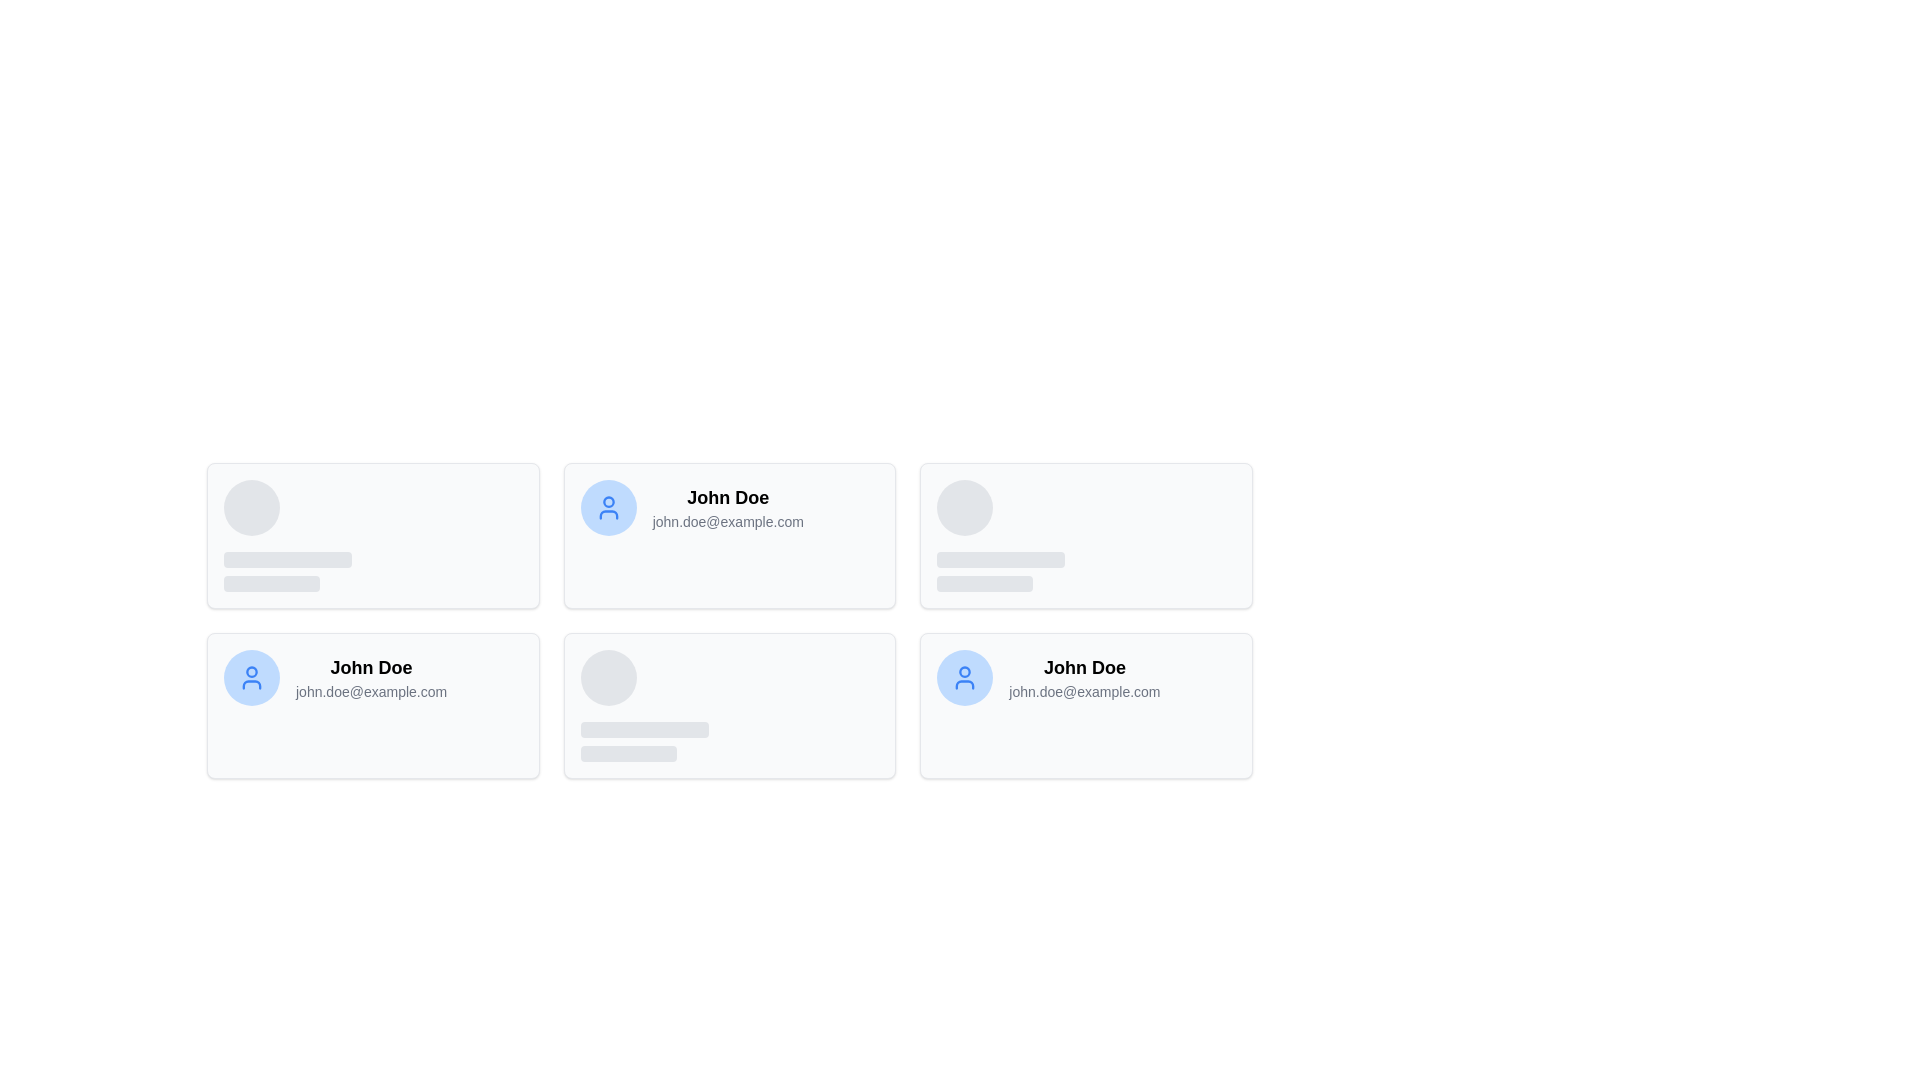 This screenshot has height=1080, width=1920. I want to click on user profile picture icon, represented by a circular graphic element located in the top row, second card from the left in a three-row grid layout, using developer tools, so click(607, 501).